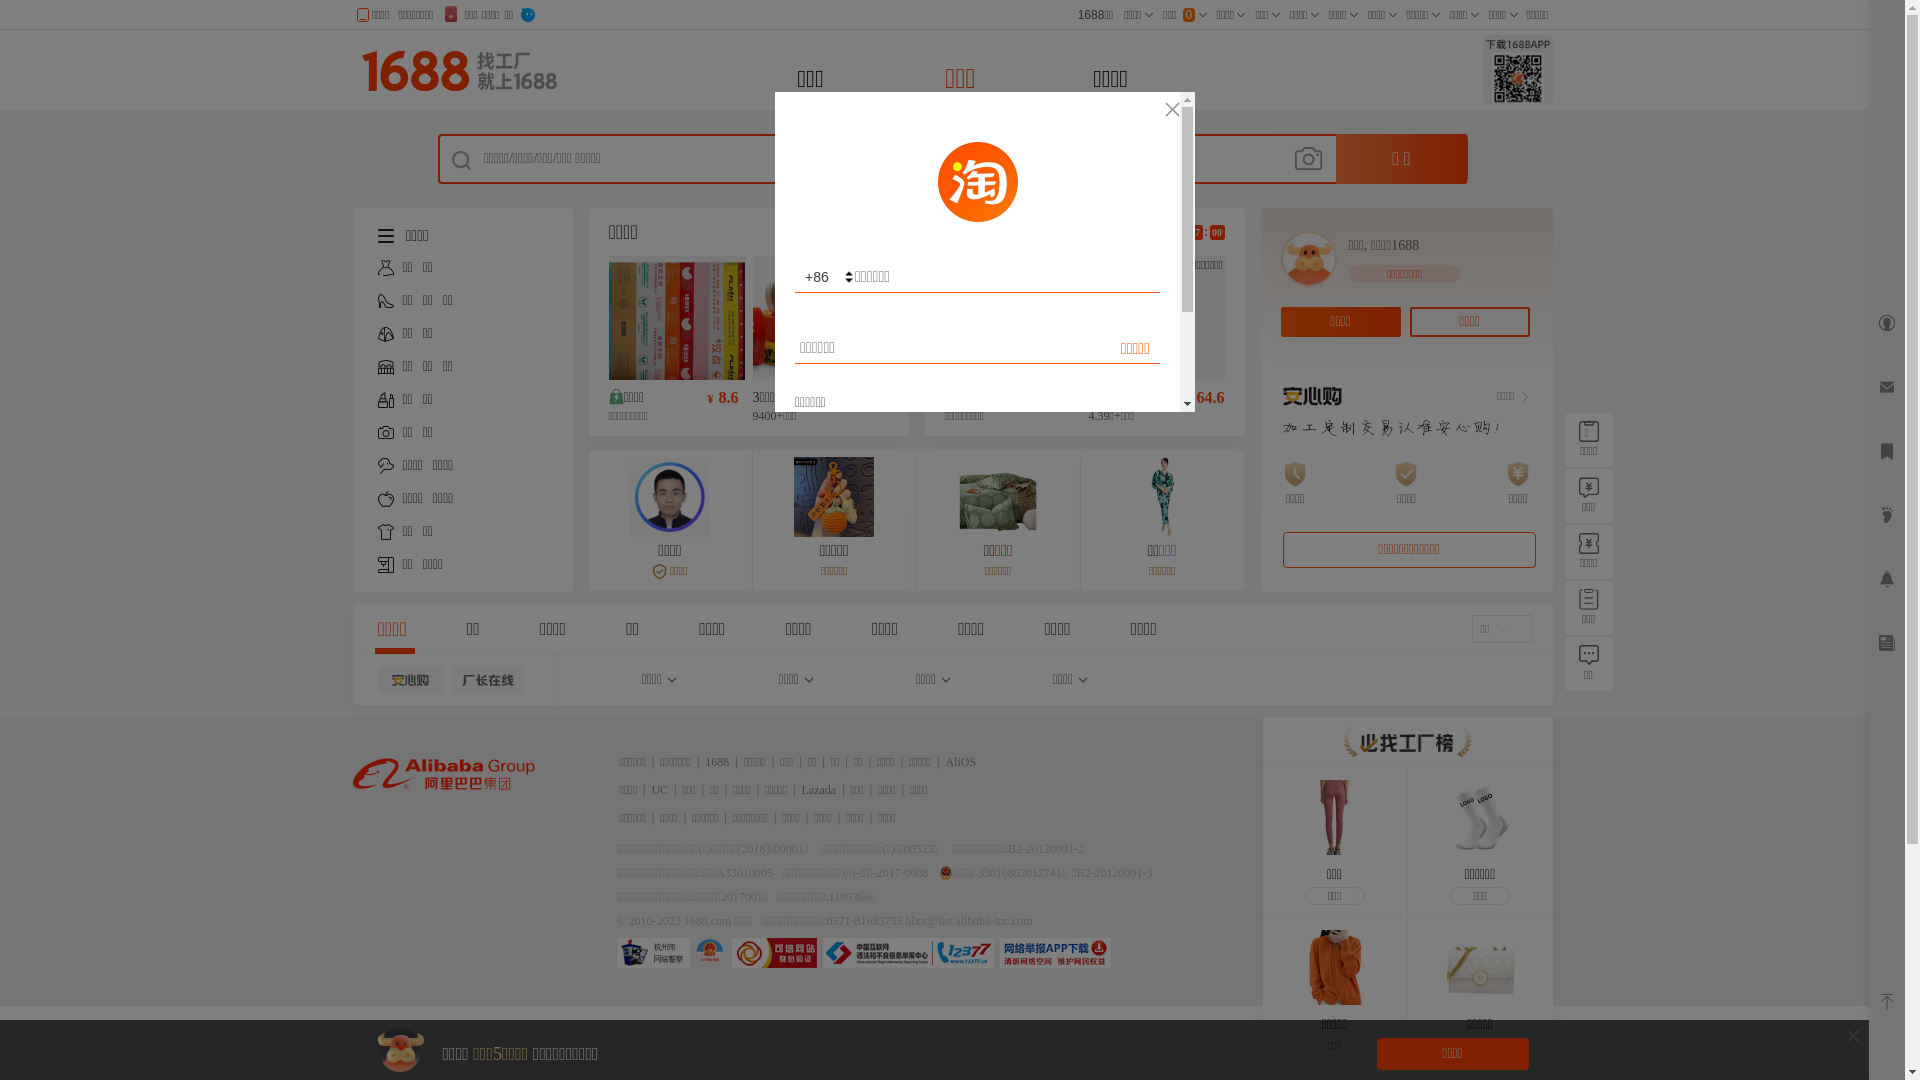 Image resolution: width=1920 pixels, height=1080 pixels. What do you see at coordinates (944, 762) in the screenshot?
I see `'AliOS'` at bounding box center [944, 762].